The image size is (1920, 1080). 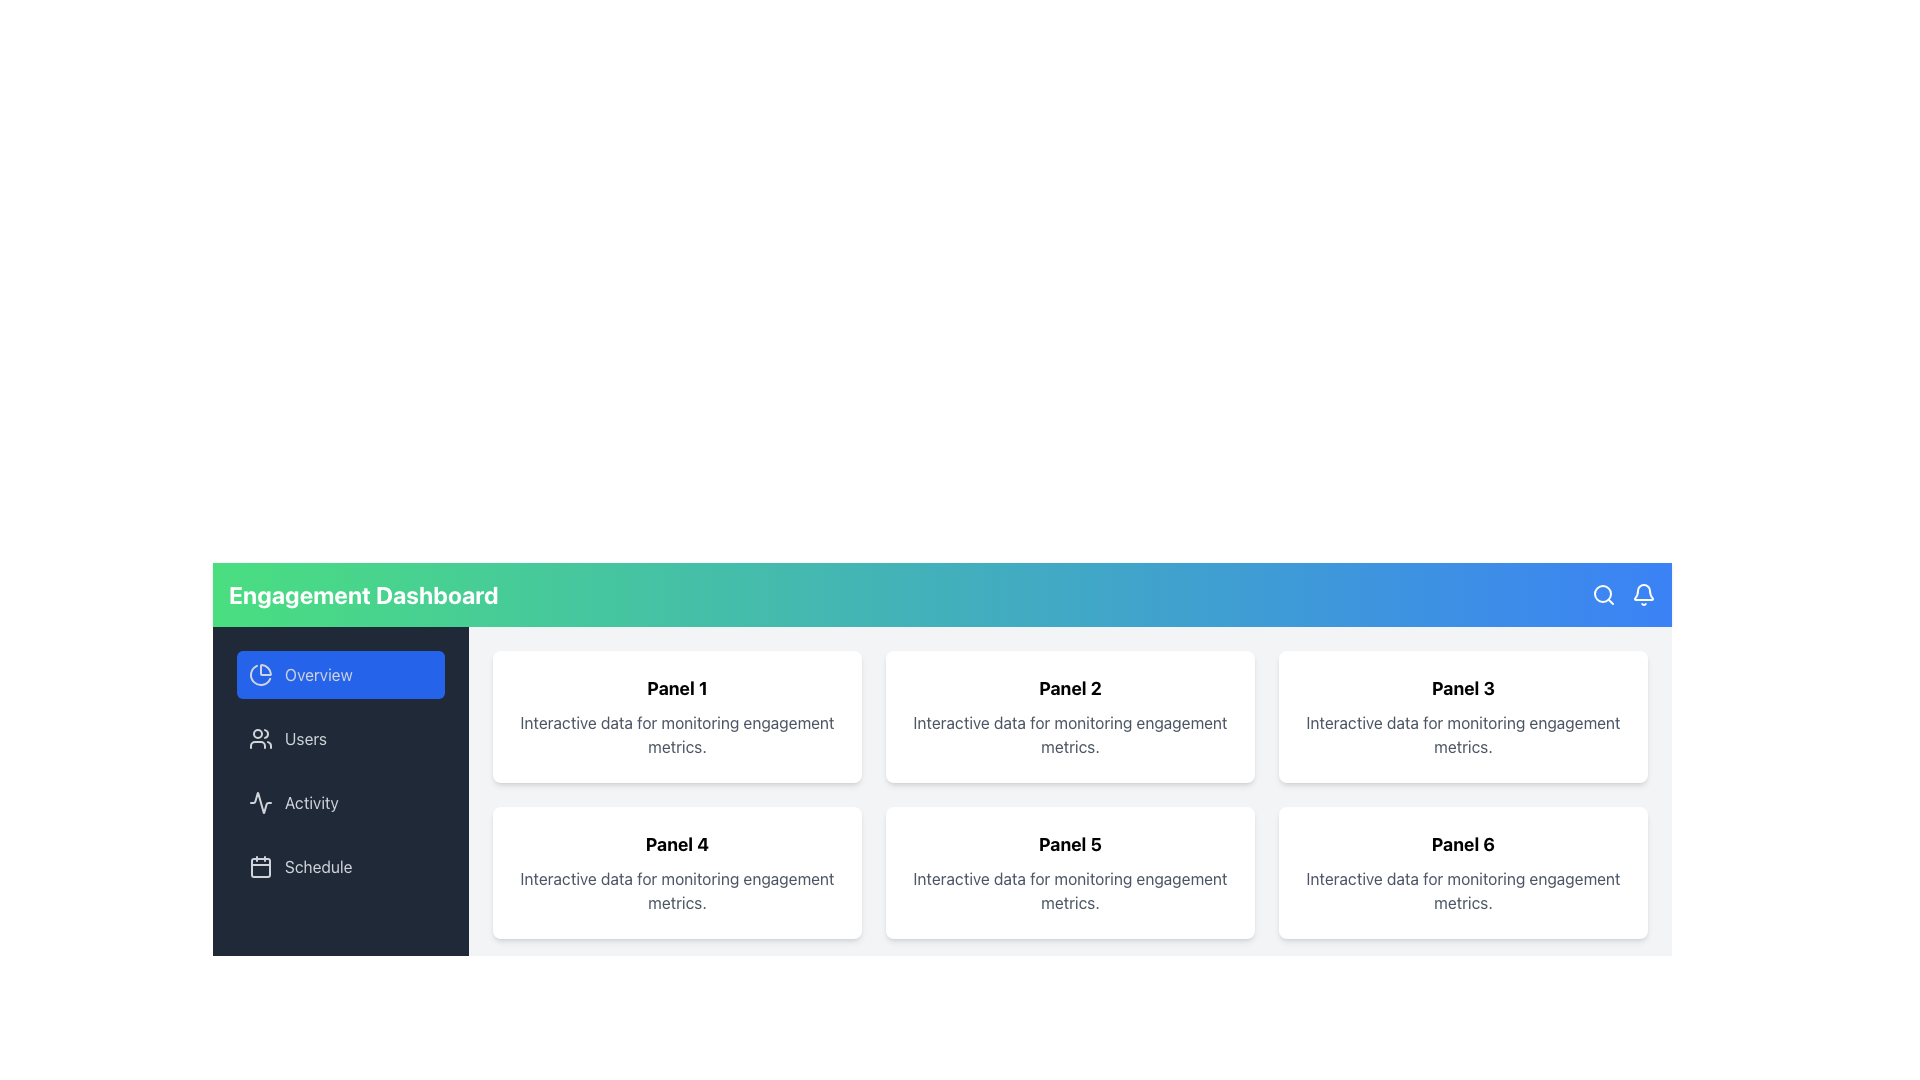 I want to click on the notification bell icon located at the top-right corner of the interface, so click(x=1643, y=593).